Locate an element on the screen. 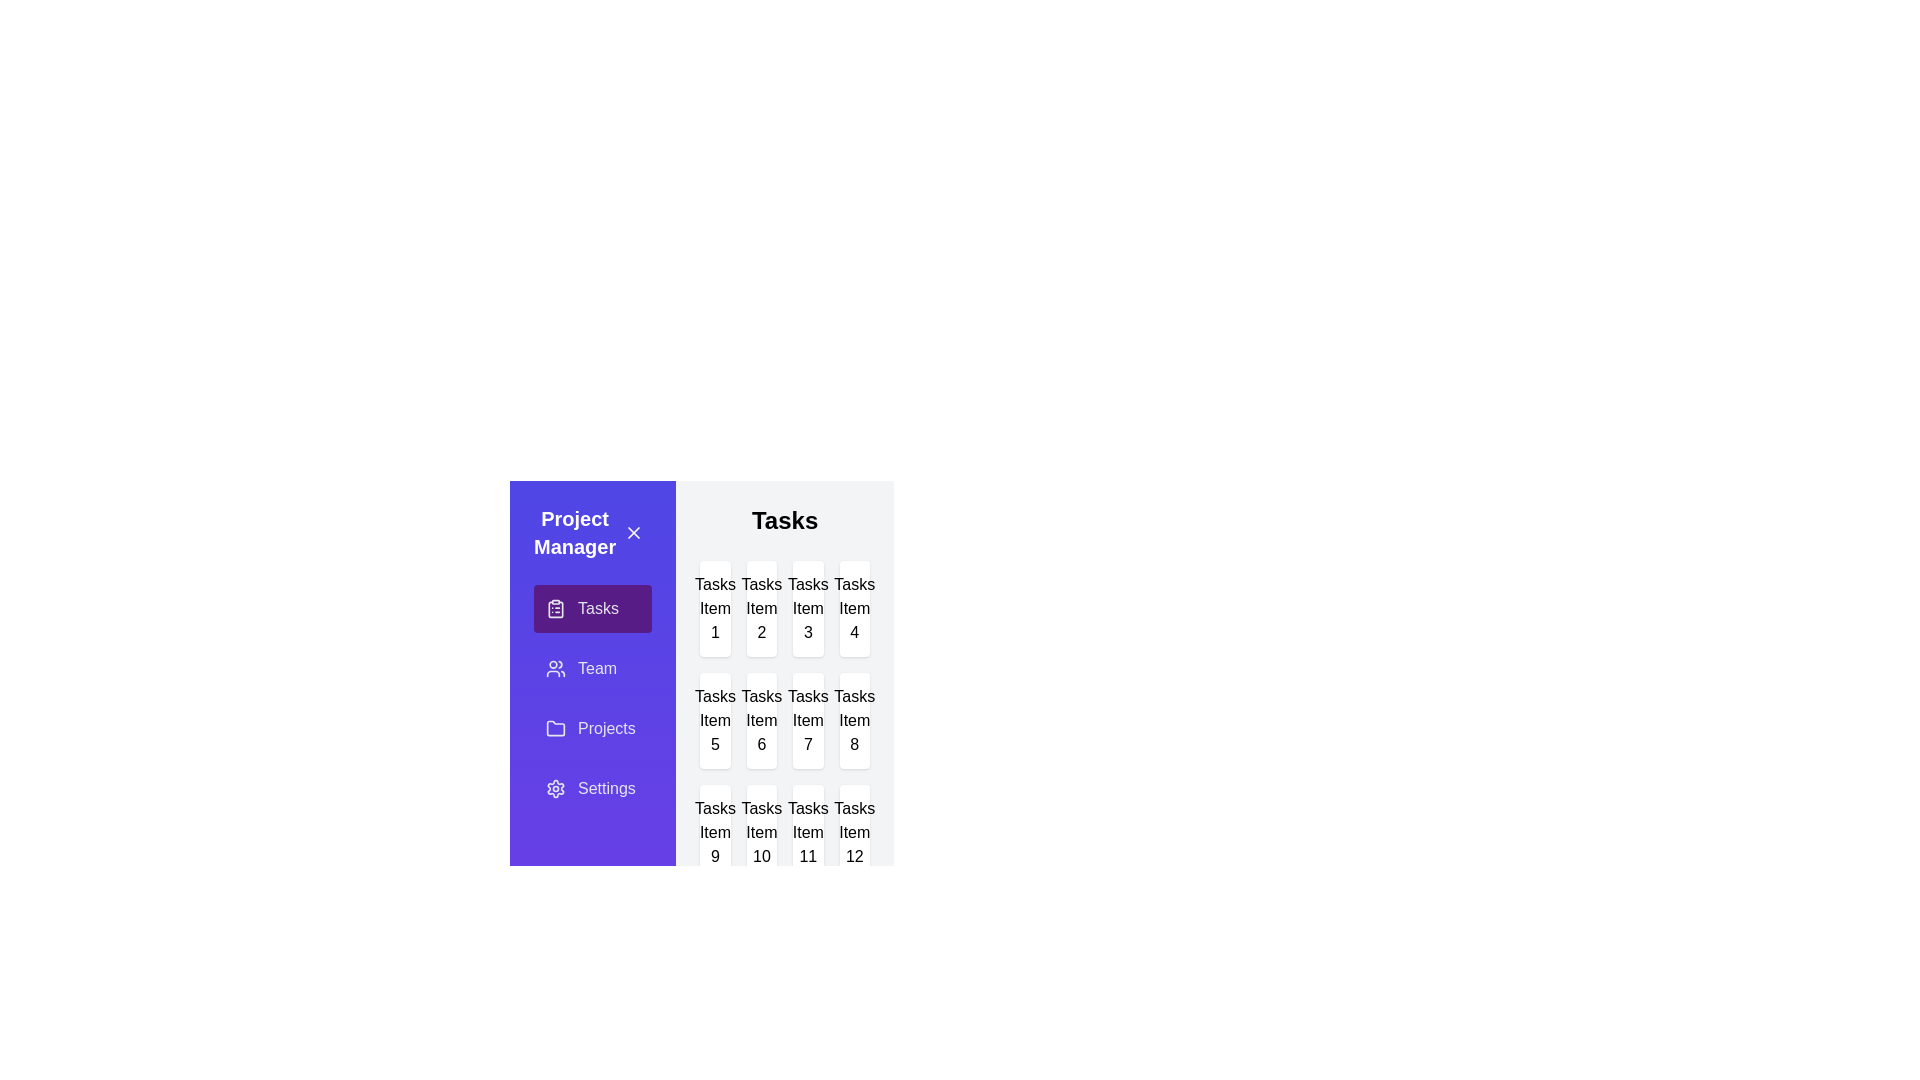  the Tasks tab by clicking on it is located at coordinates (592, 608).